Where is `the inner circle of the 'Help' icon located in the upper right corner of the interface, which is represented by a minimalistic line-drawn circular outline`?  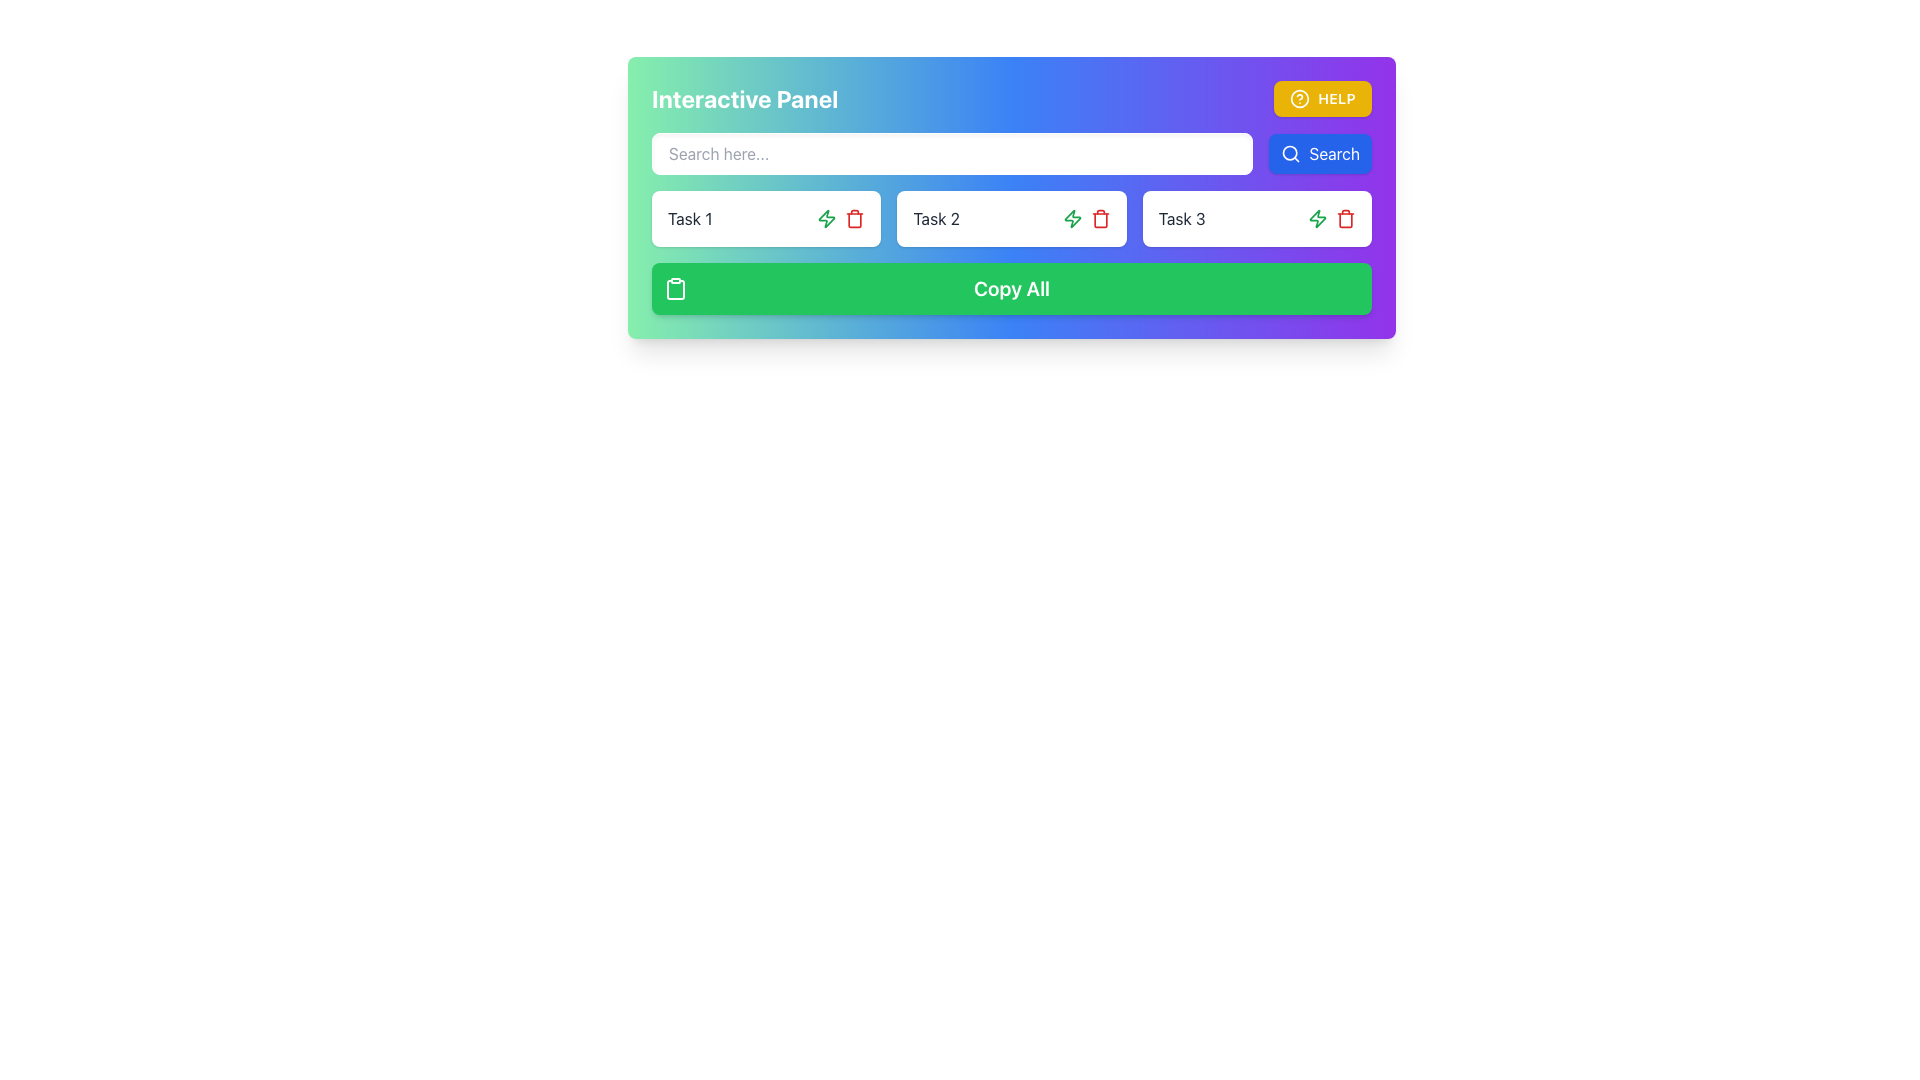
the inner circle of the 'Help' icon located in the upper right corner of the interface, which is represented by a minimalistic line-drawn circular outline is located at coordinates (1300, 99).